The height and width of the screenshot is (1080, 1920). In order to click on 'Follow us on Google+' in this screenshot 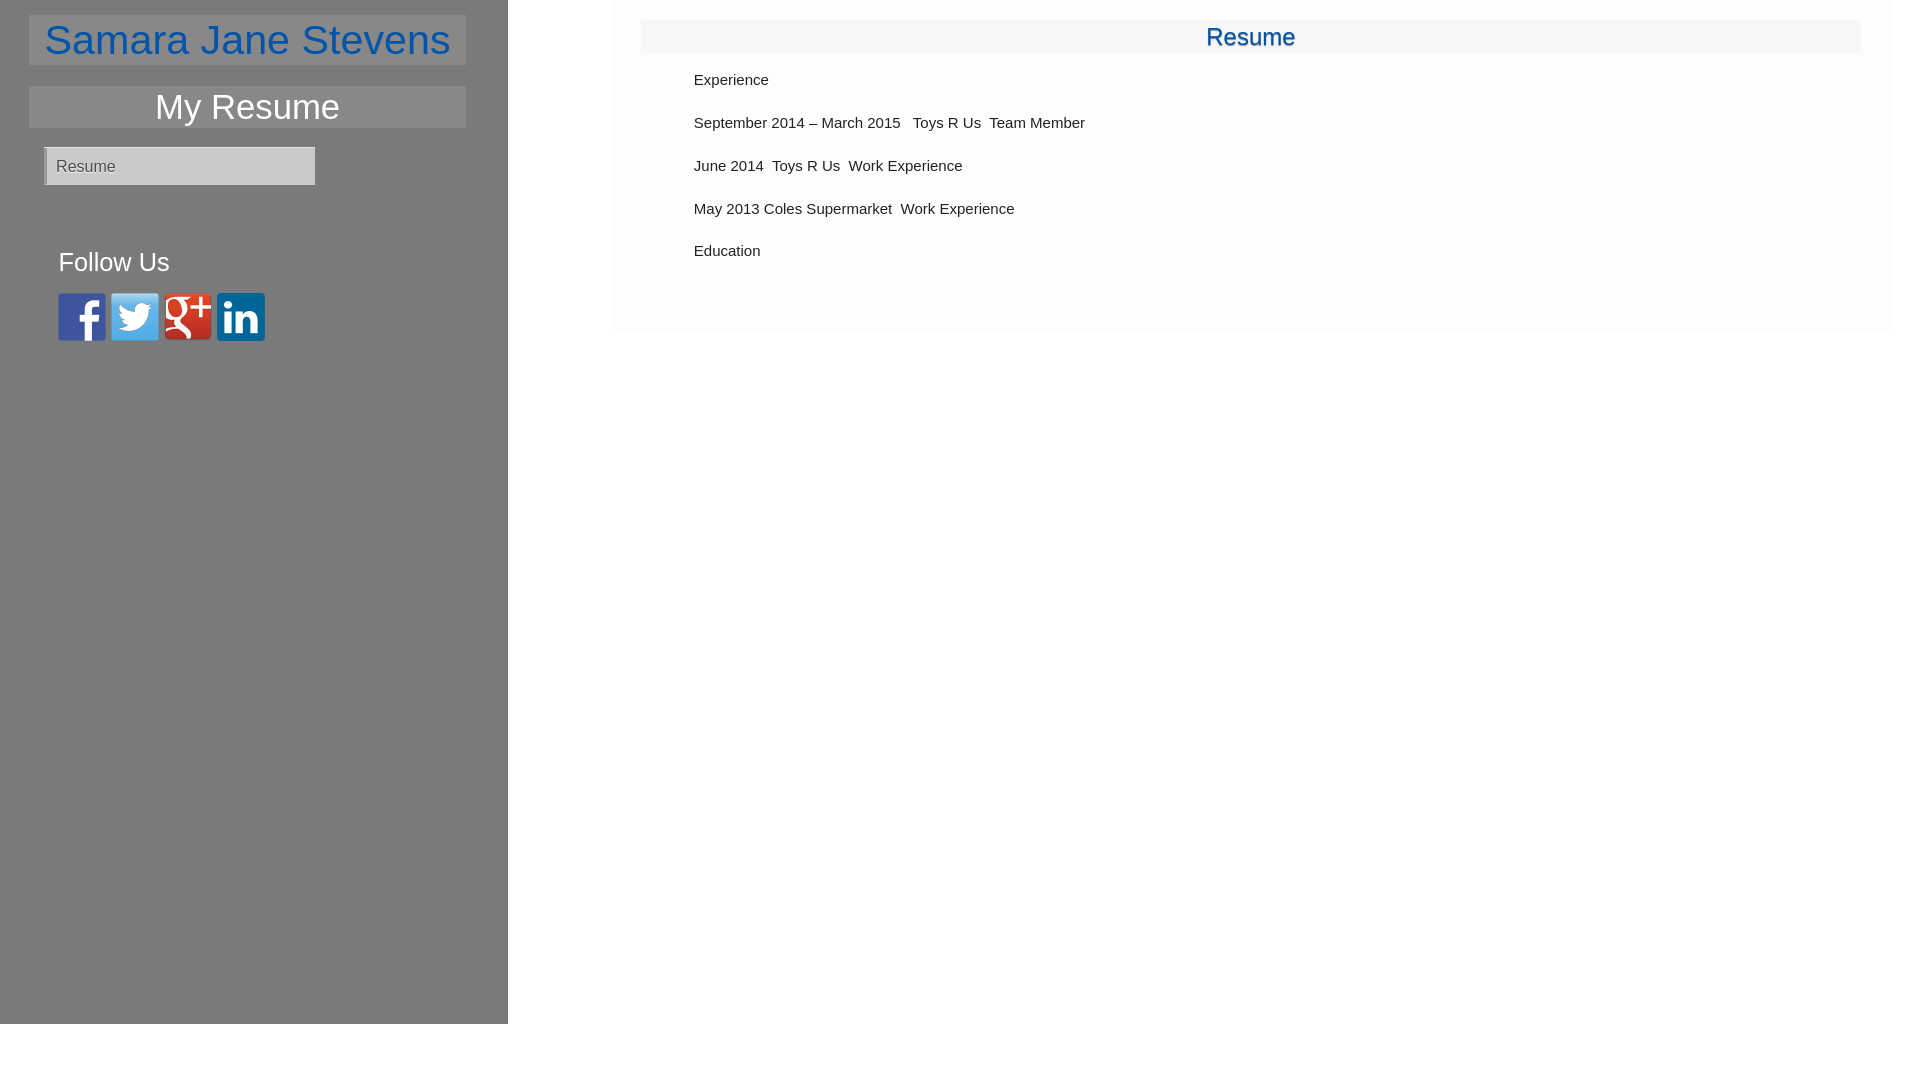, I will do `click(187, 315)`.